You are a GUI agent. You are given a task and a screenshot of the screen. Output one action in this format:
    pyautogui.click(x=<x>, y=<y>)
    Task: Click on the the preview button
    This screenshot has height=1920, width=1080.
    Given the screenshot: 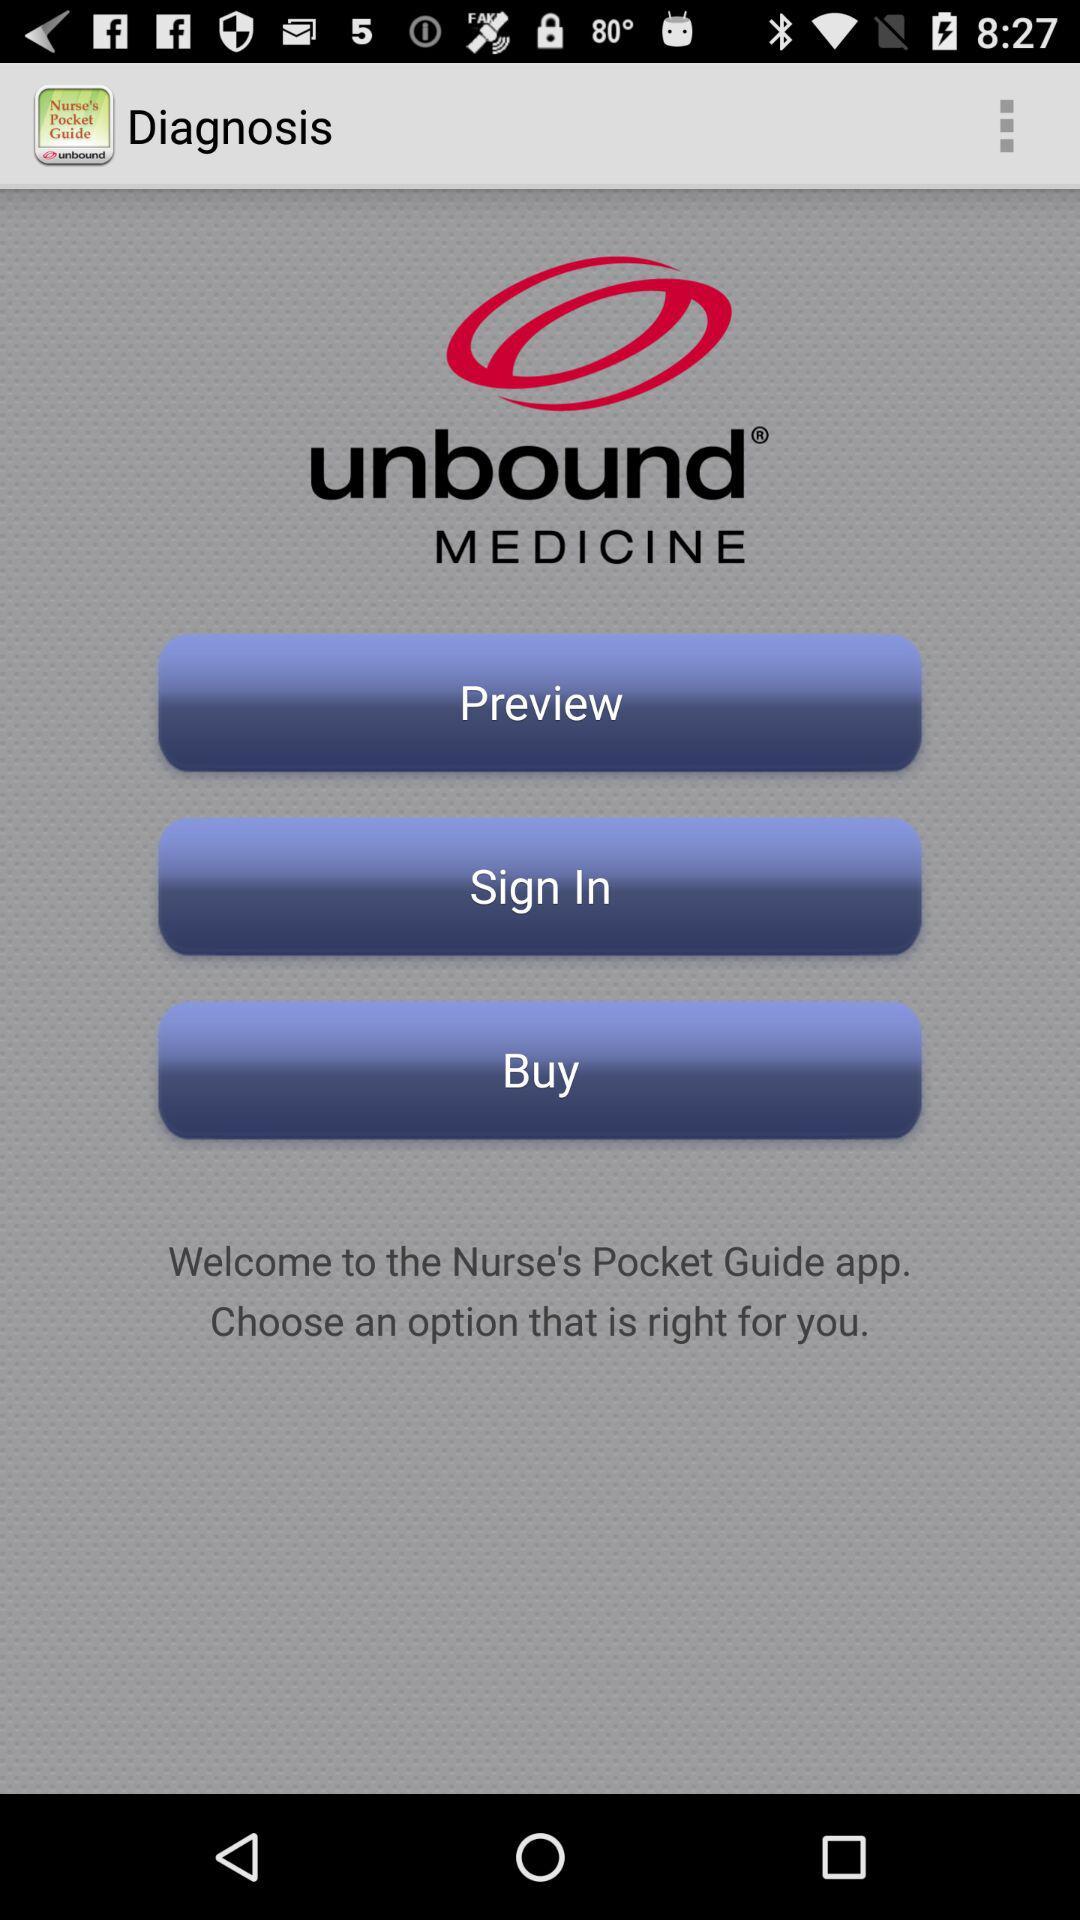 What is the action you would take?
    pyautogui.click(x=540, y=708)
    